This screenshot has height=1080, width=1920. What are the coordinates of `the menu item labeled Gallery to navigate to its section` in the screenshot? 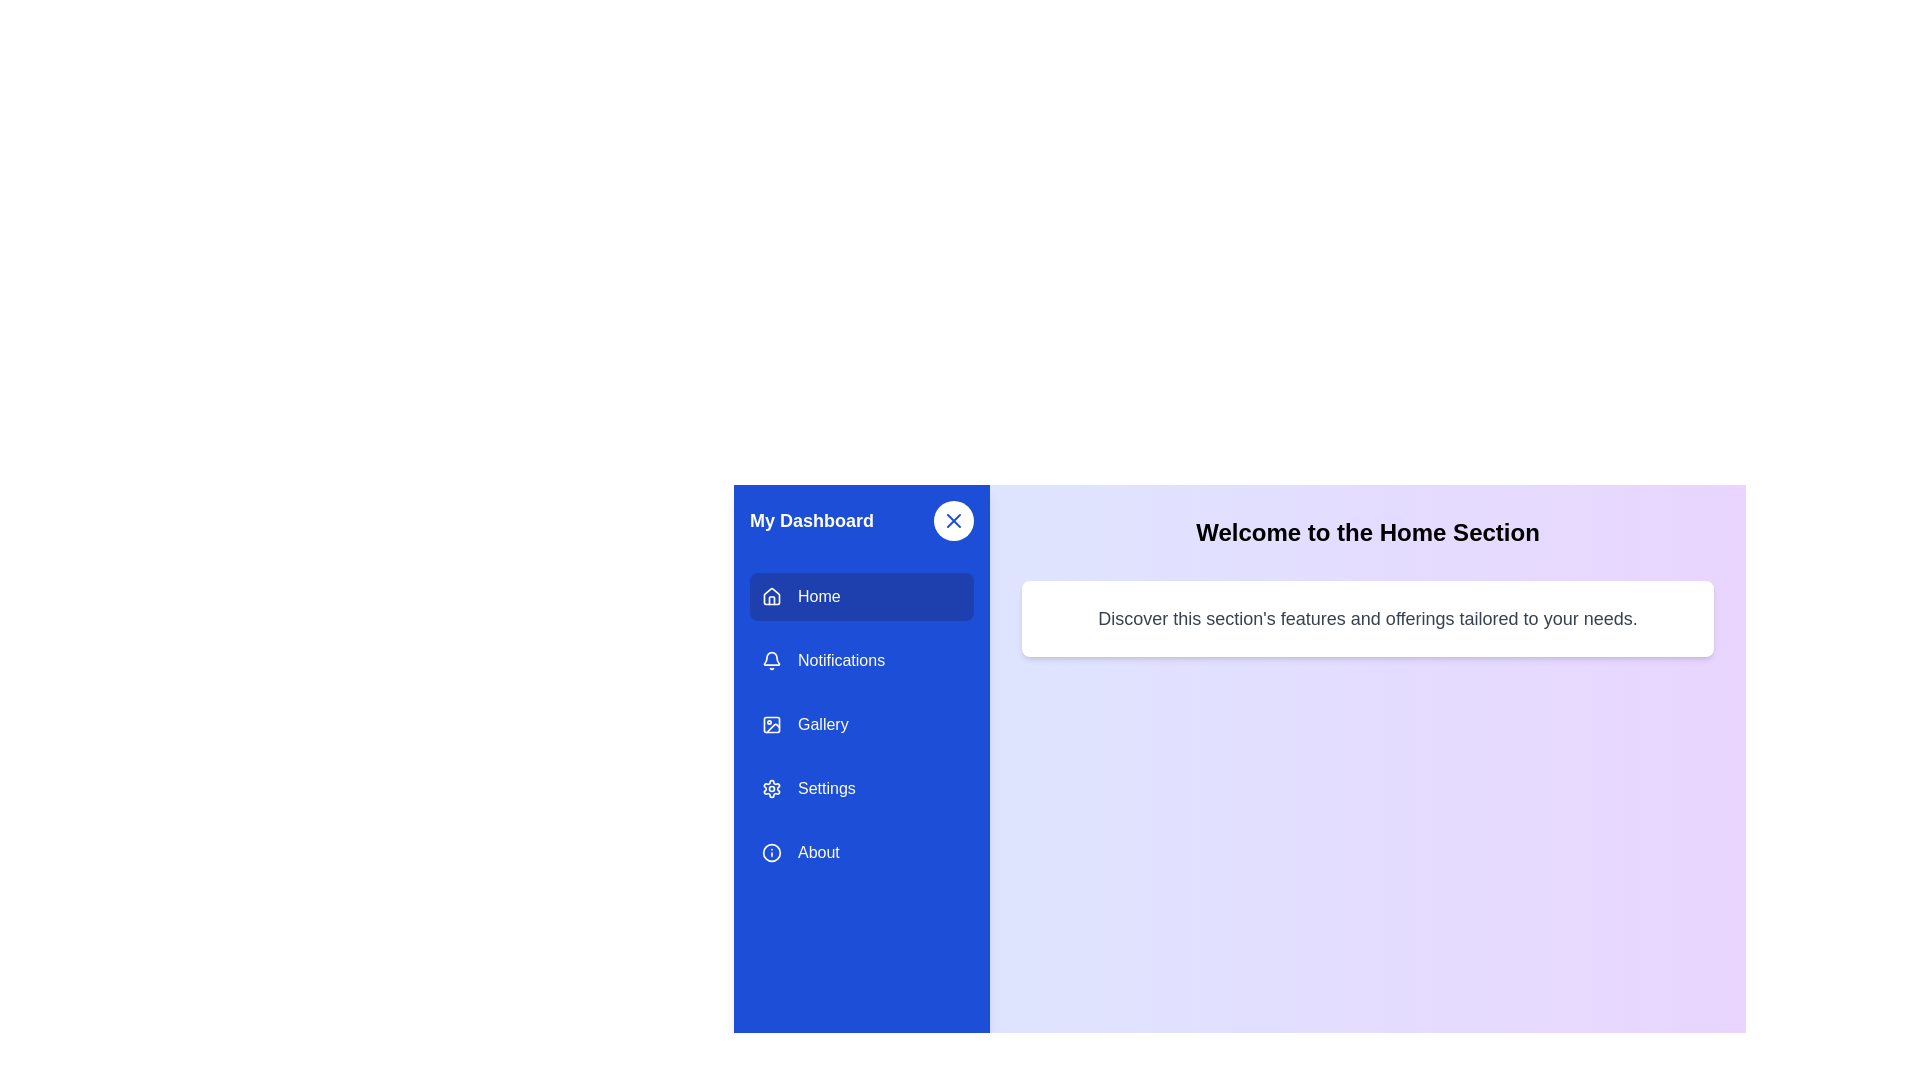 It's located at (862, 725).